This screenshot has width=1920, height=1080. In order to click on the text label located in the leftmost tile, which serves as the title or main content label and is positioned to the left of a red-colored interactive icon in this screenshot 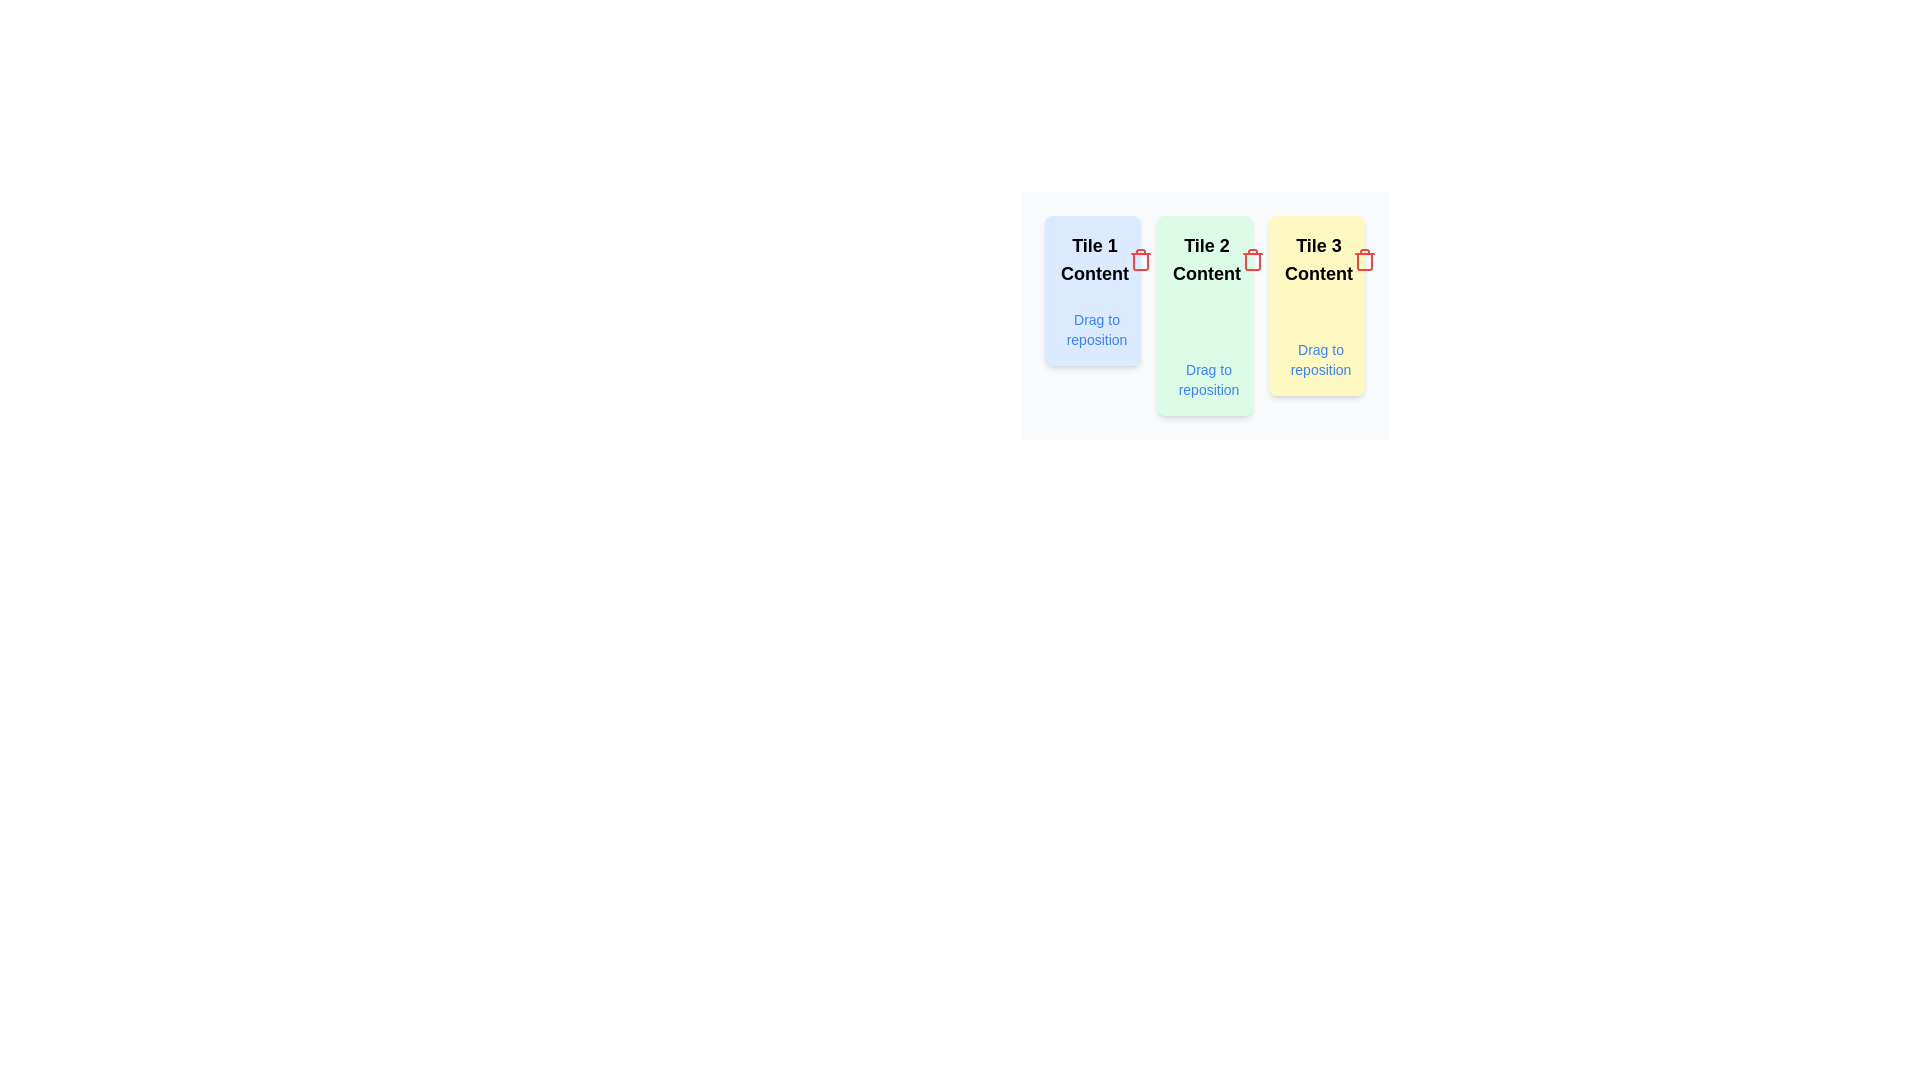, I will do `click(1093, 258)`.